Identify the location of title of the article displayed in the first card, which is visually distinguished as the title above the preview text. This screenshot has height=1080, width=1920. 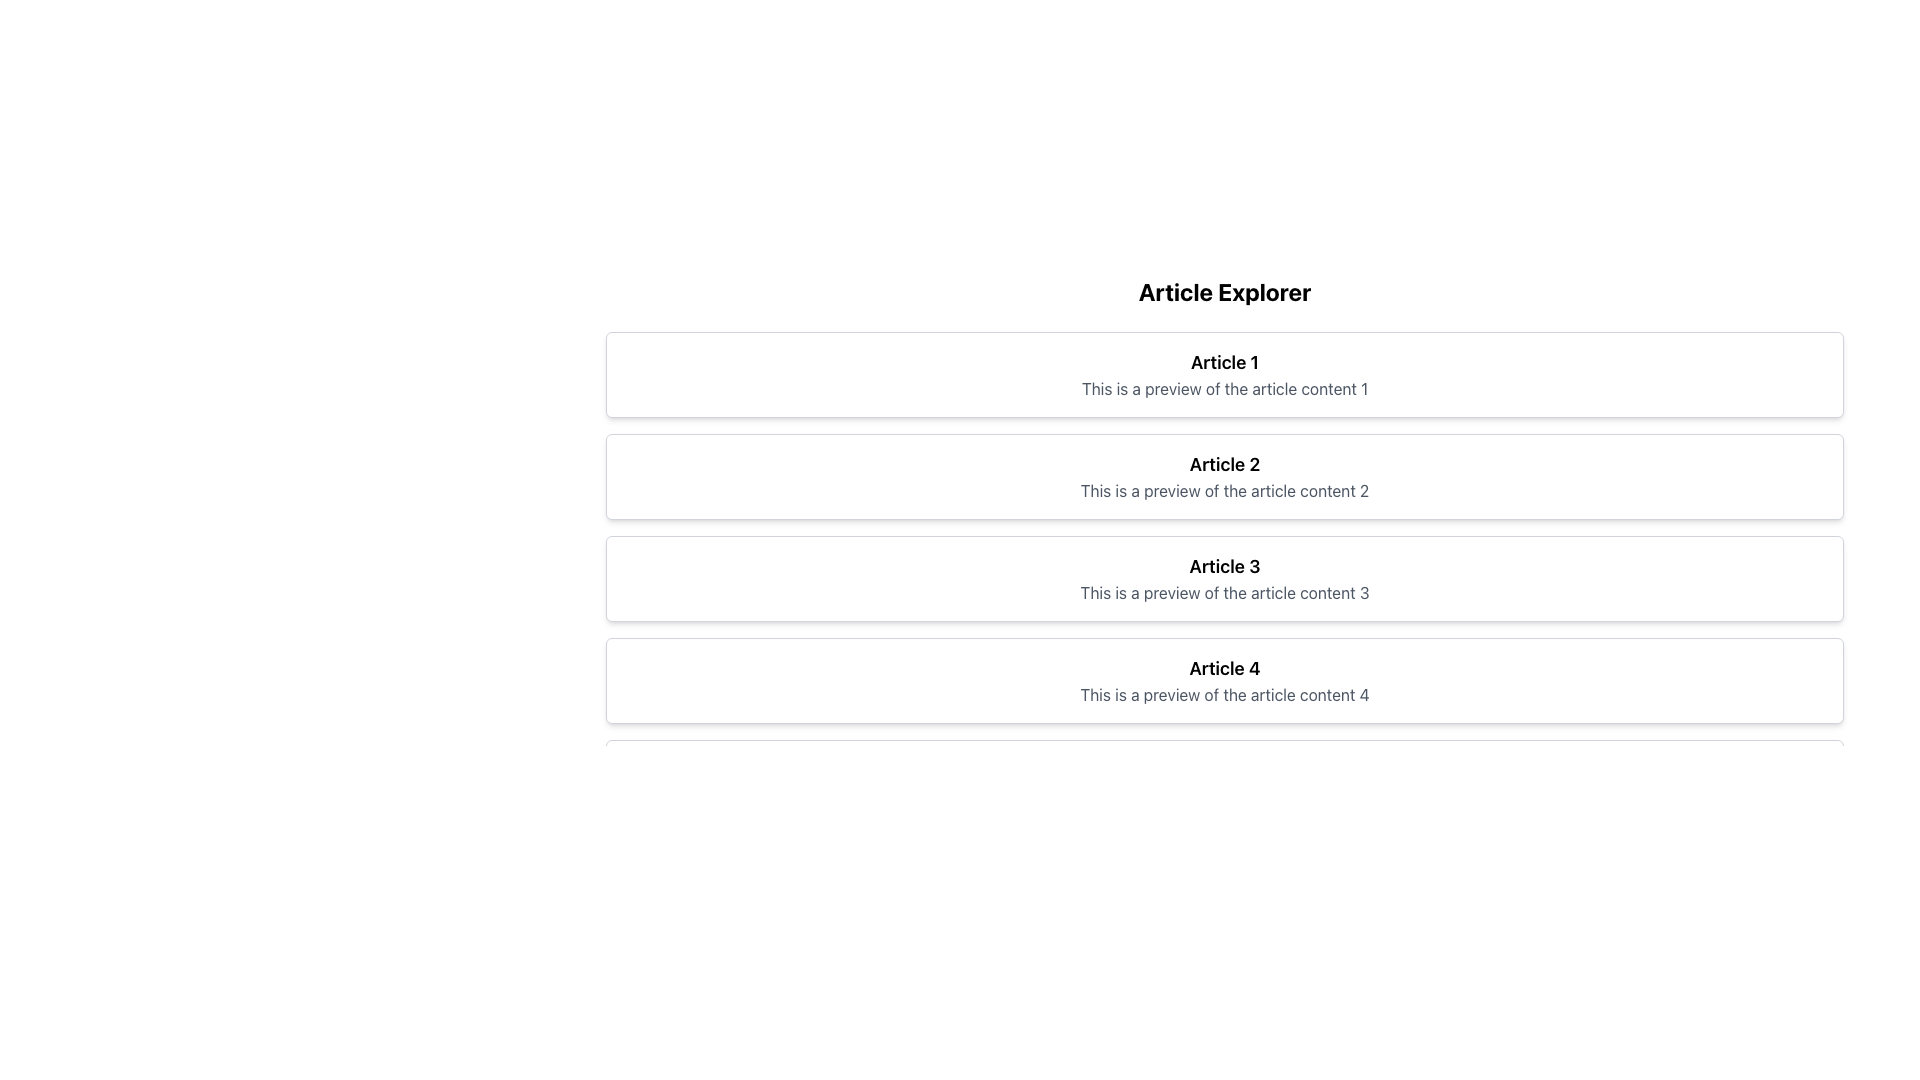
(1223, 362).